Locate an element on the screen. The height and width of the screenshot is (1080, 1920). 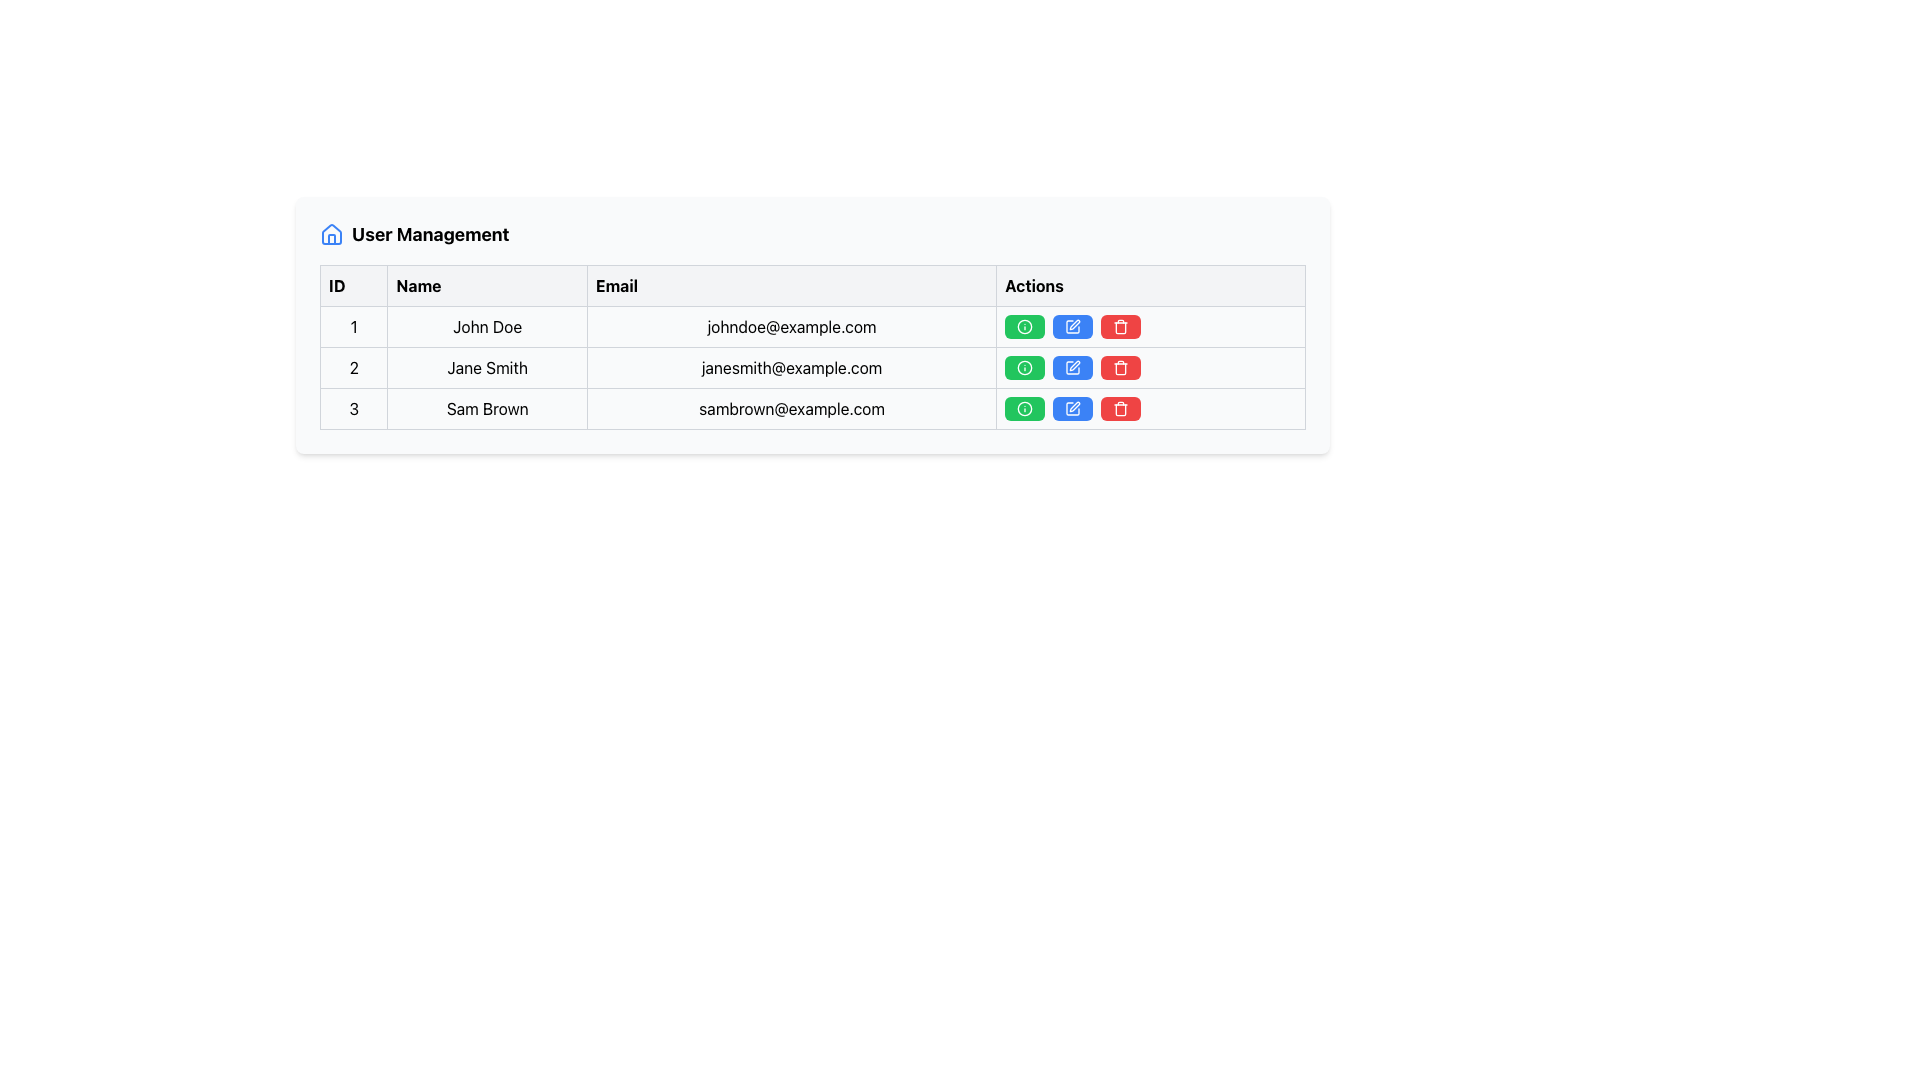
the third row in the User Management table that contains the fields '3', 'Sam Brown', and 'sambrown@example.com' is located at coordinates (812, 407).